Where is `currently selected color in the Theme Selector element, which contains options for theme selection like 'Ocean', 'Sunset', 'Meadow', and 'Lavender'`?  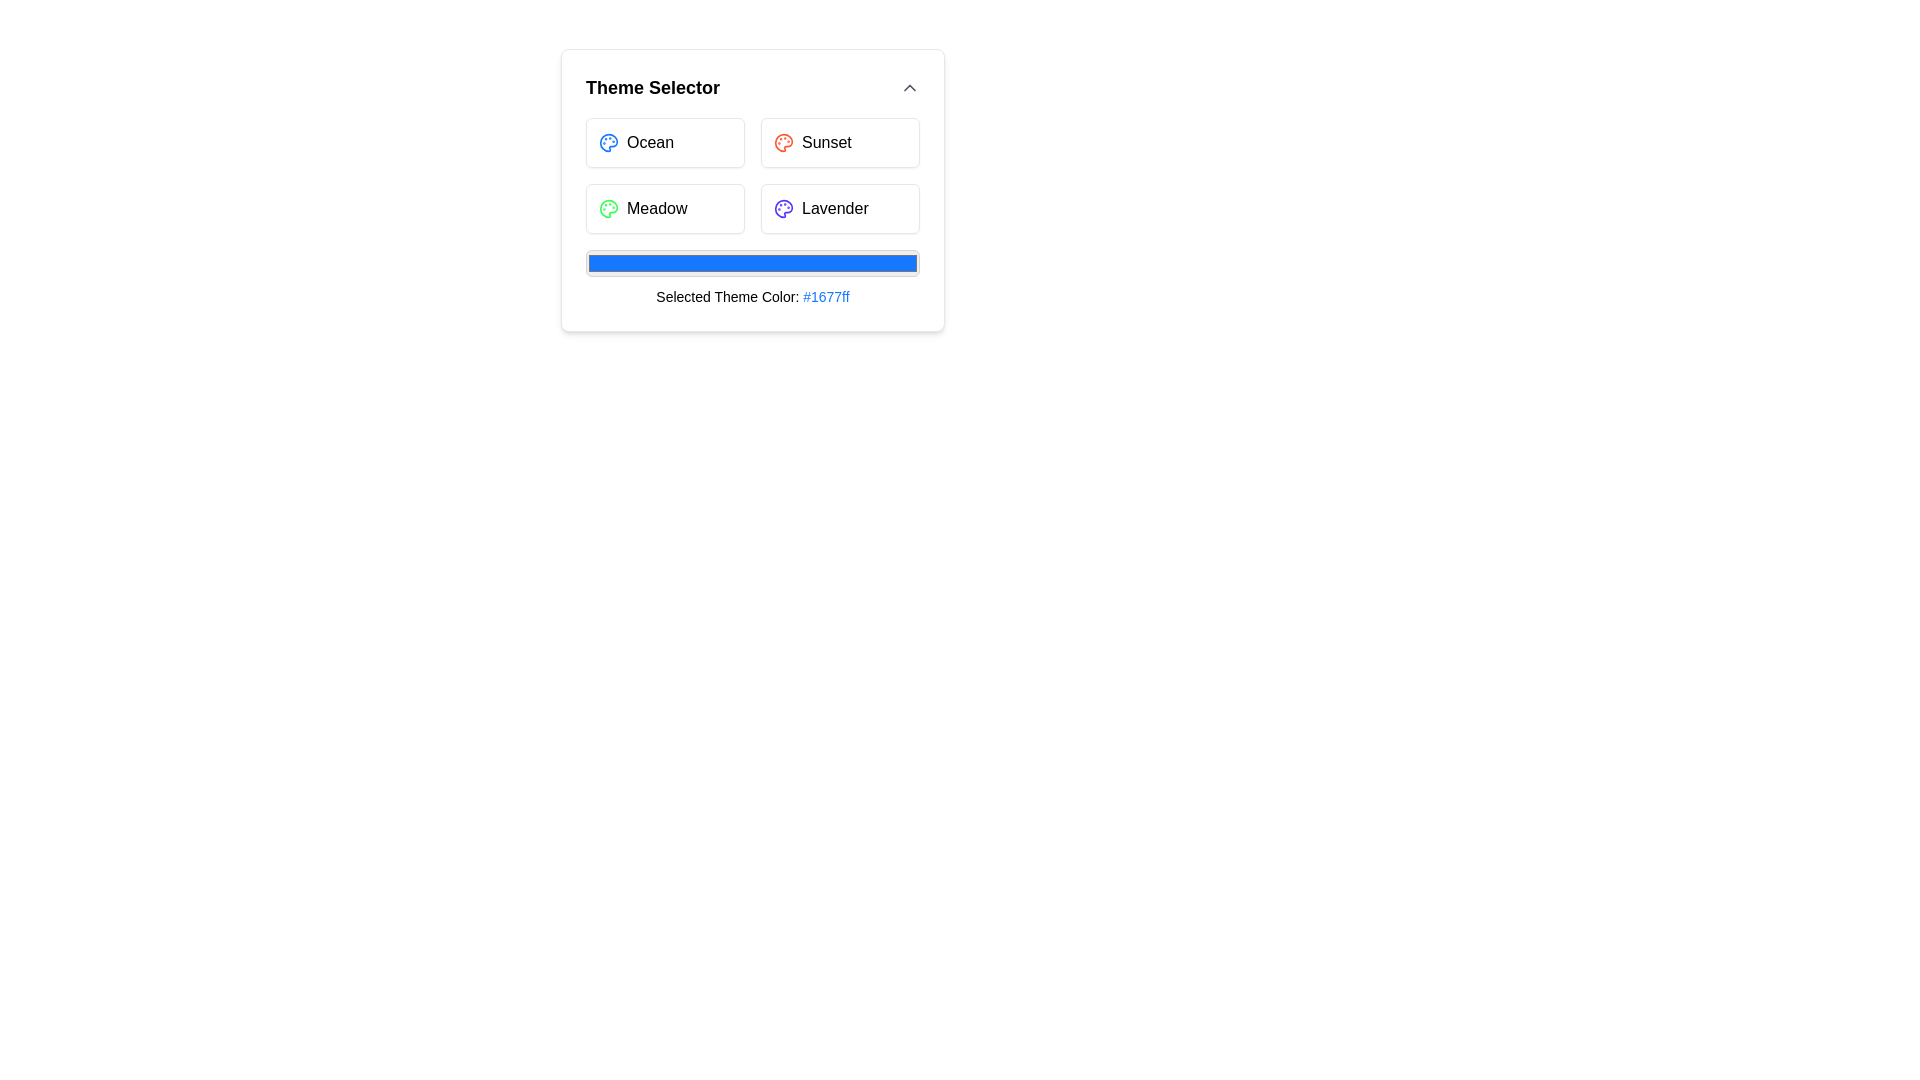 currently selected color in the Theme Selector element, which contains options for theme selection like 'Ocean', 'Sunset', 'Meadow', and 'Lavender' is located at coordinates (752, 212).